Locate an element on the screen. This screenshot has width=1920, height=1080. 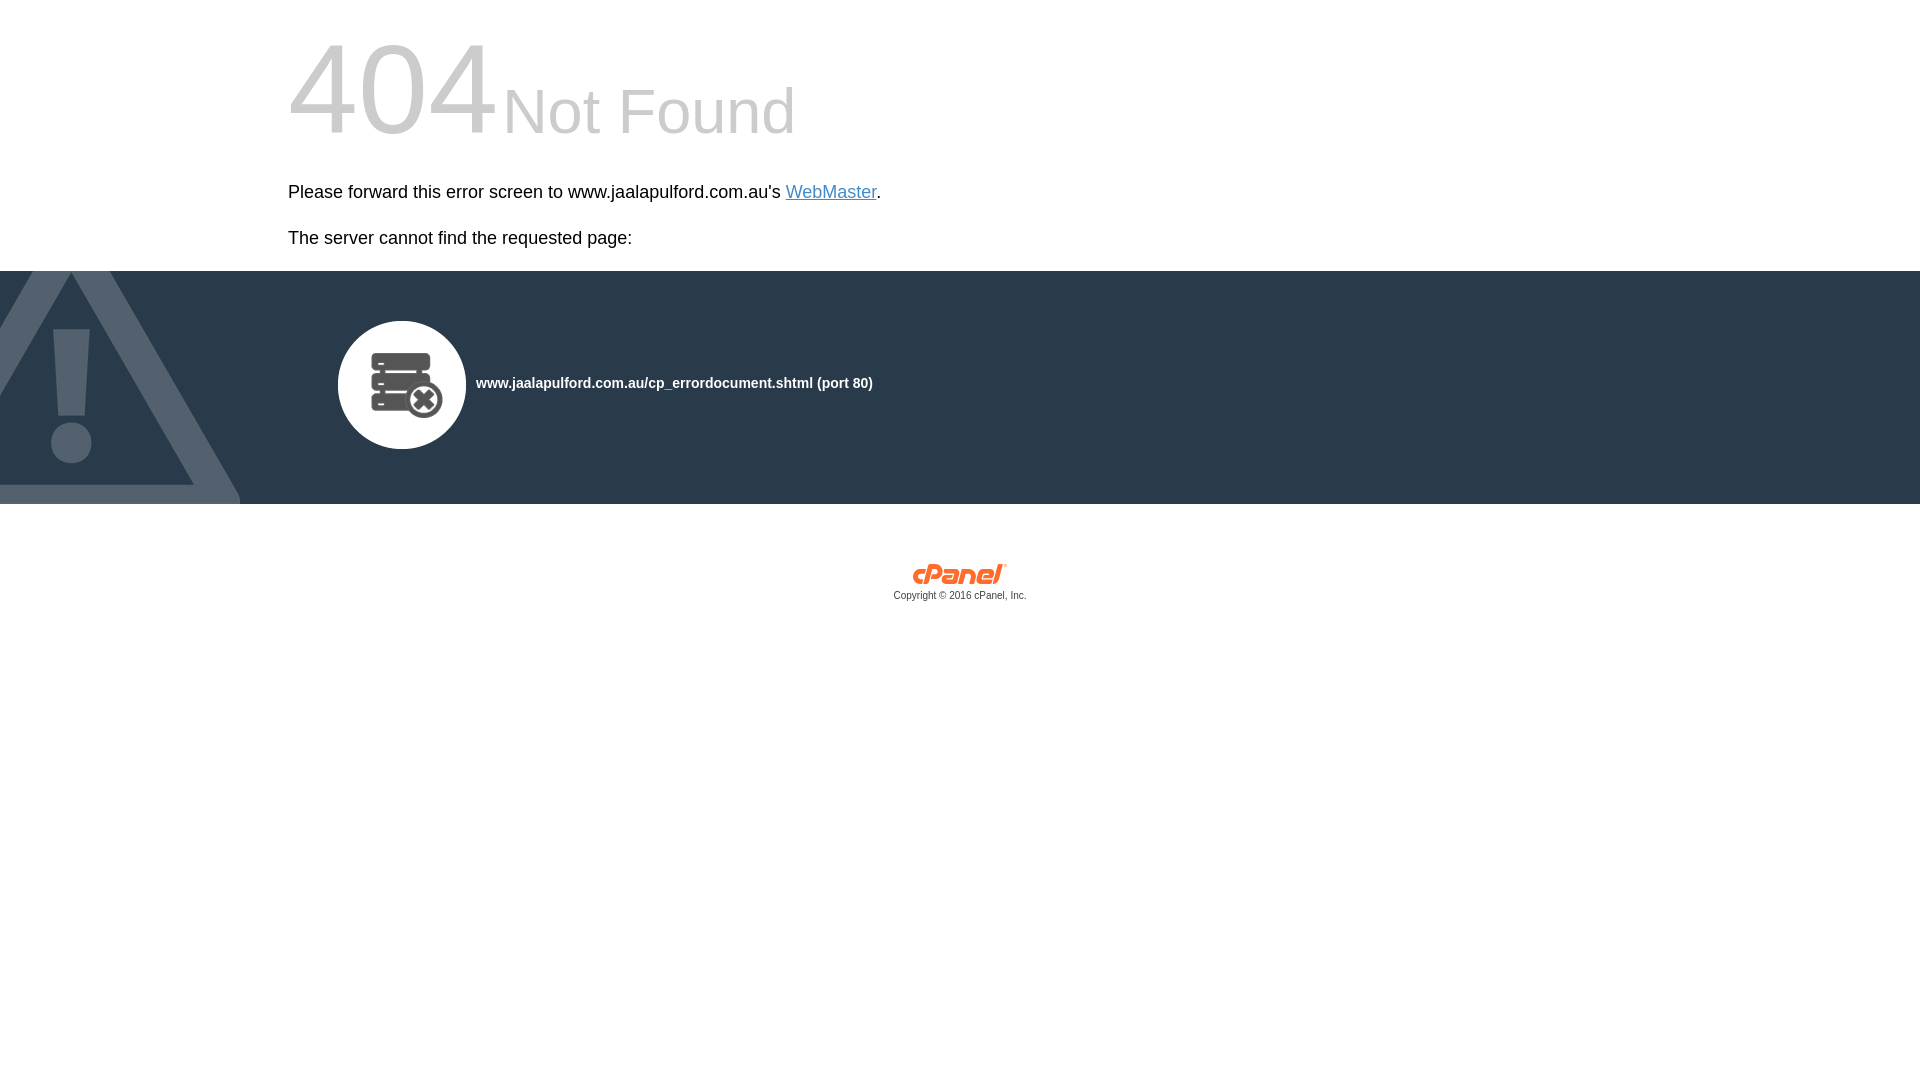
'WebMaster' is located at coordinates (831, 192).